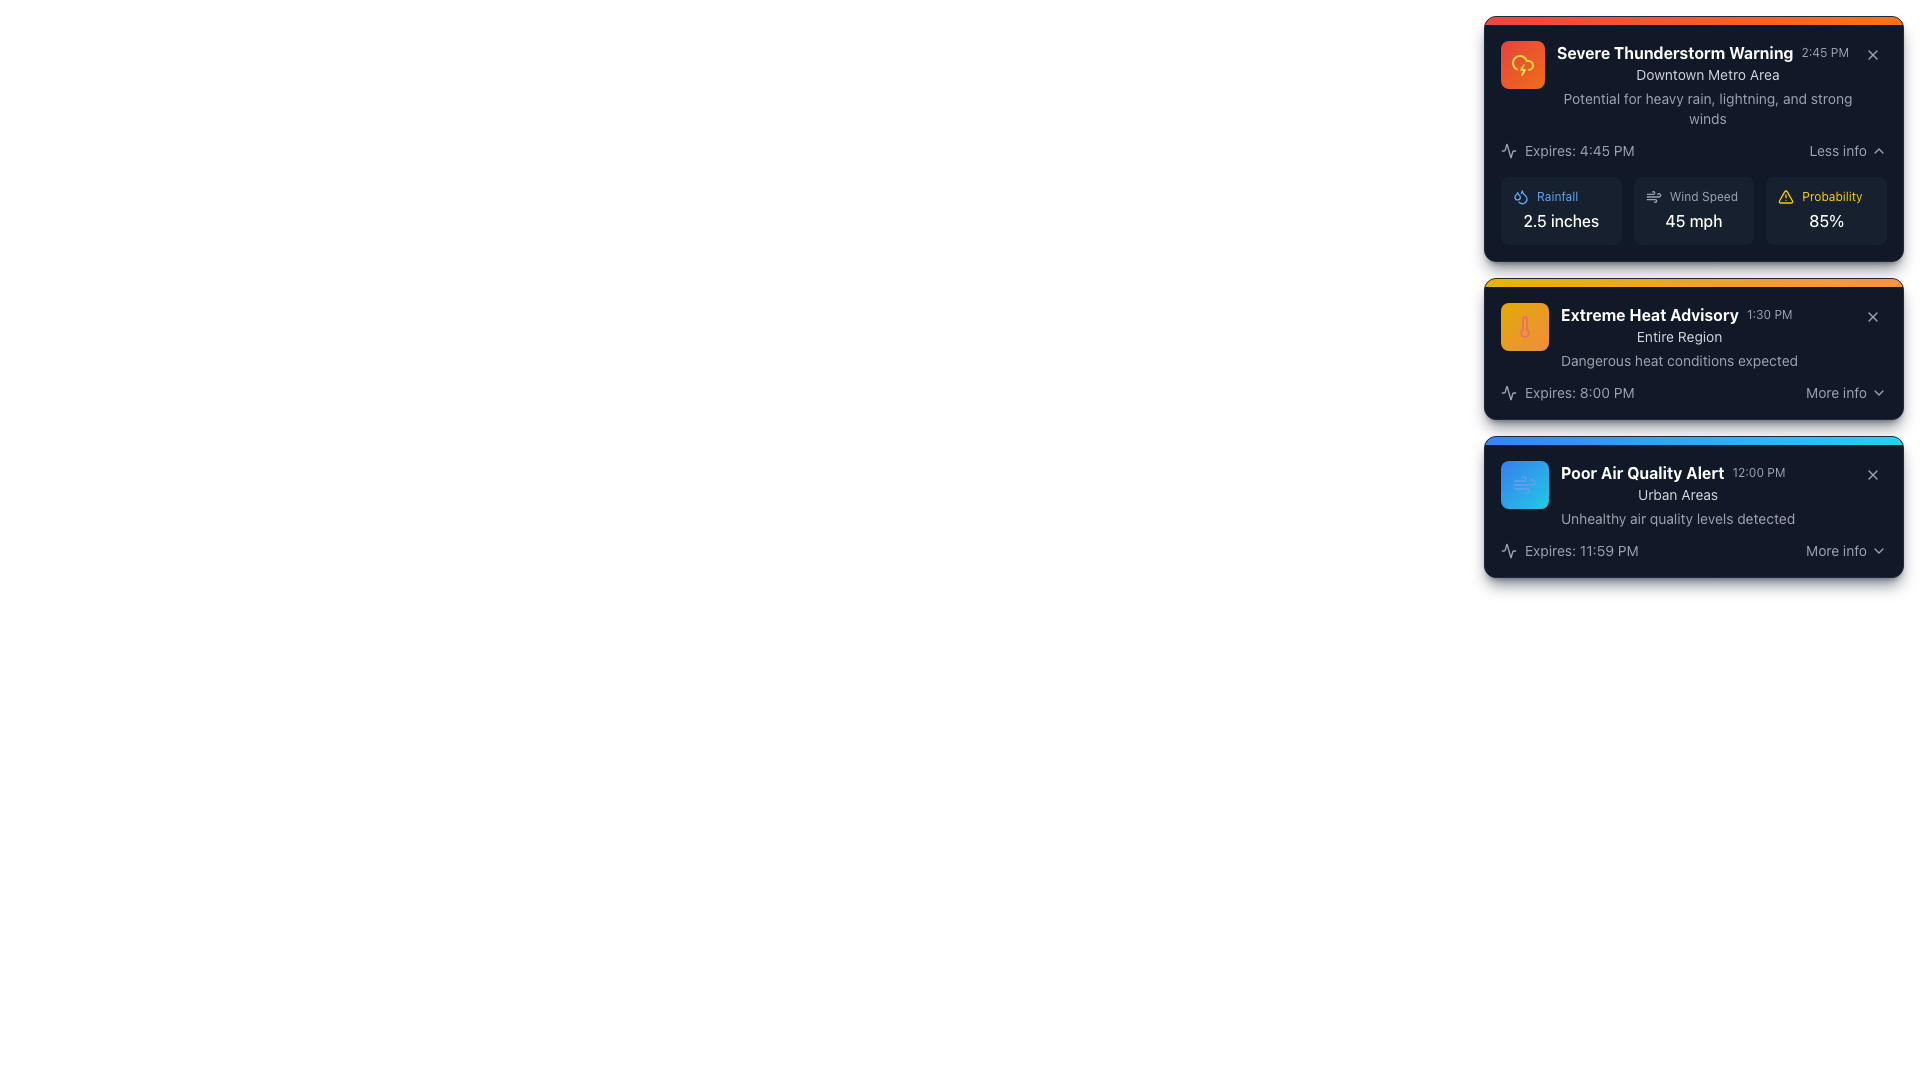  What do you see at coordinates (1508, 393) in the screenshot?
I see `the expiration icon located to the left of the text 'Expires: 8:00 PM' within the second notification card of the alert cards` at bounding box center [1508, 393].